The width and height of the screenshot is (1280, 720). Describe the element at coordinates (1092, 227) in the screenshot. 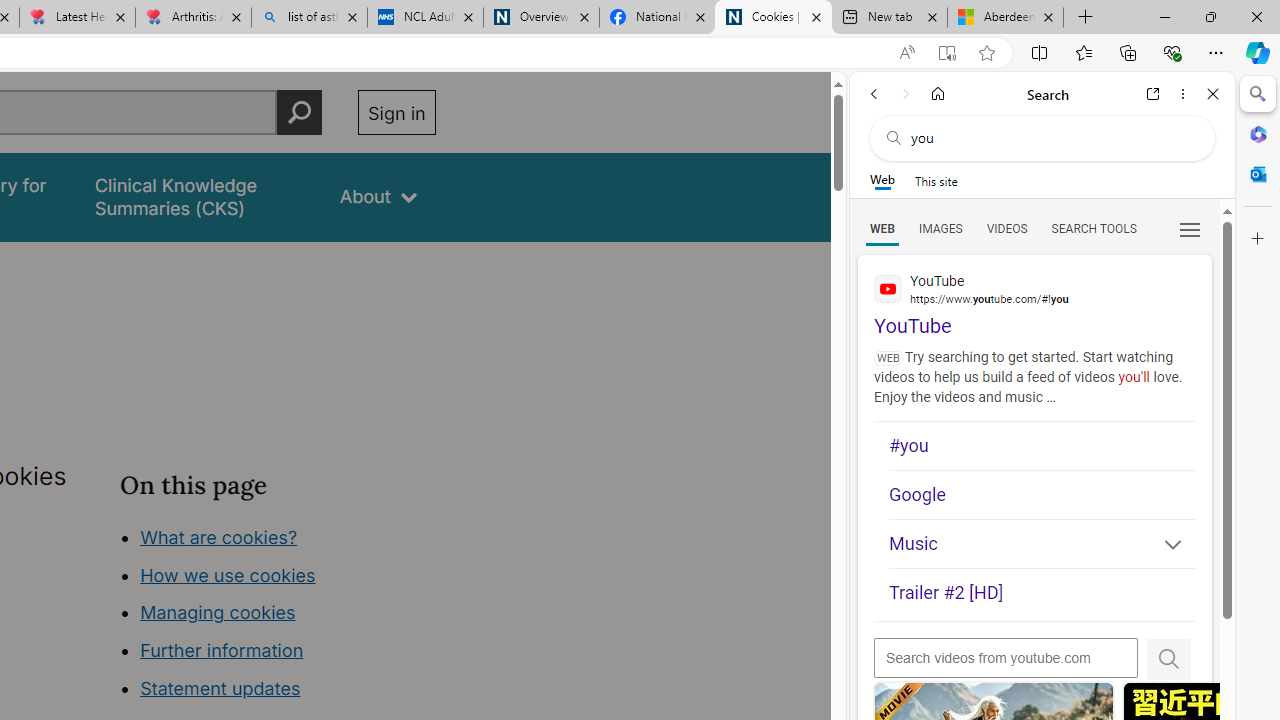

I see `'SEARCH TOOLS'` at that location.